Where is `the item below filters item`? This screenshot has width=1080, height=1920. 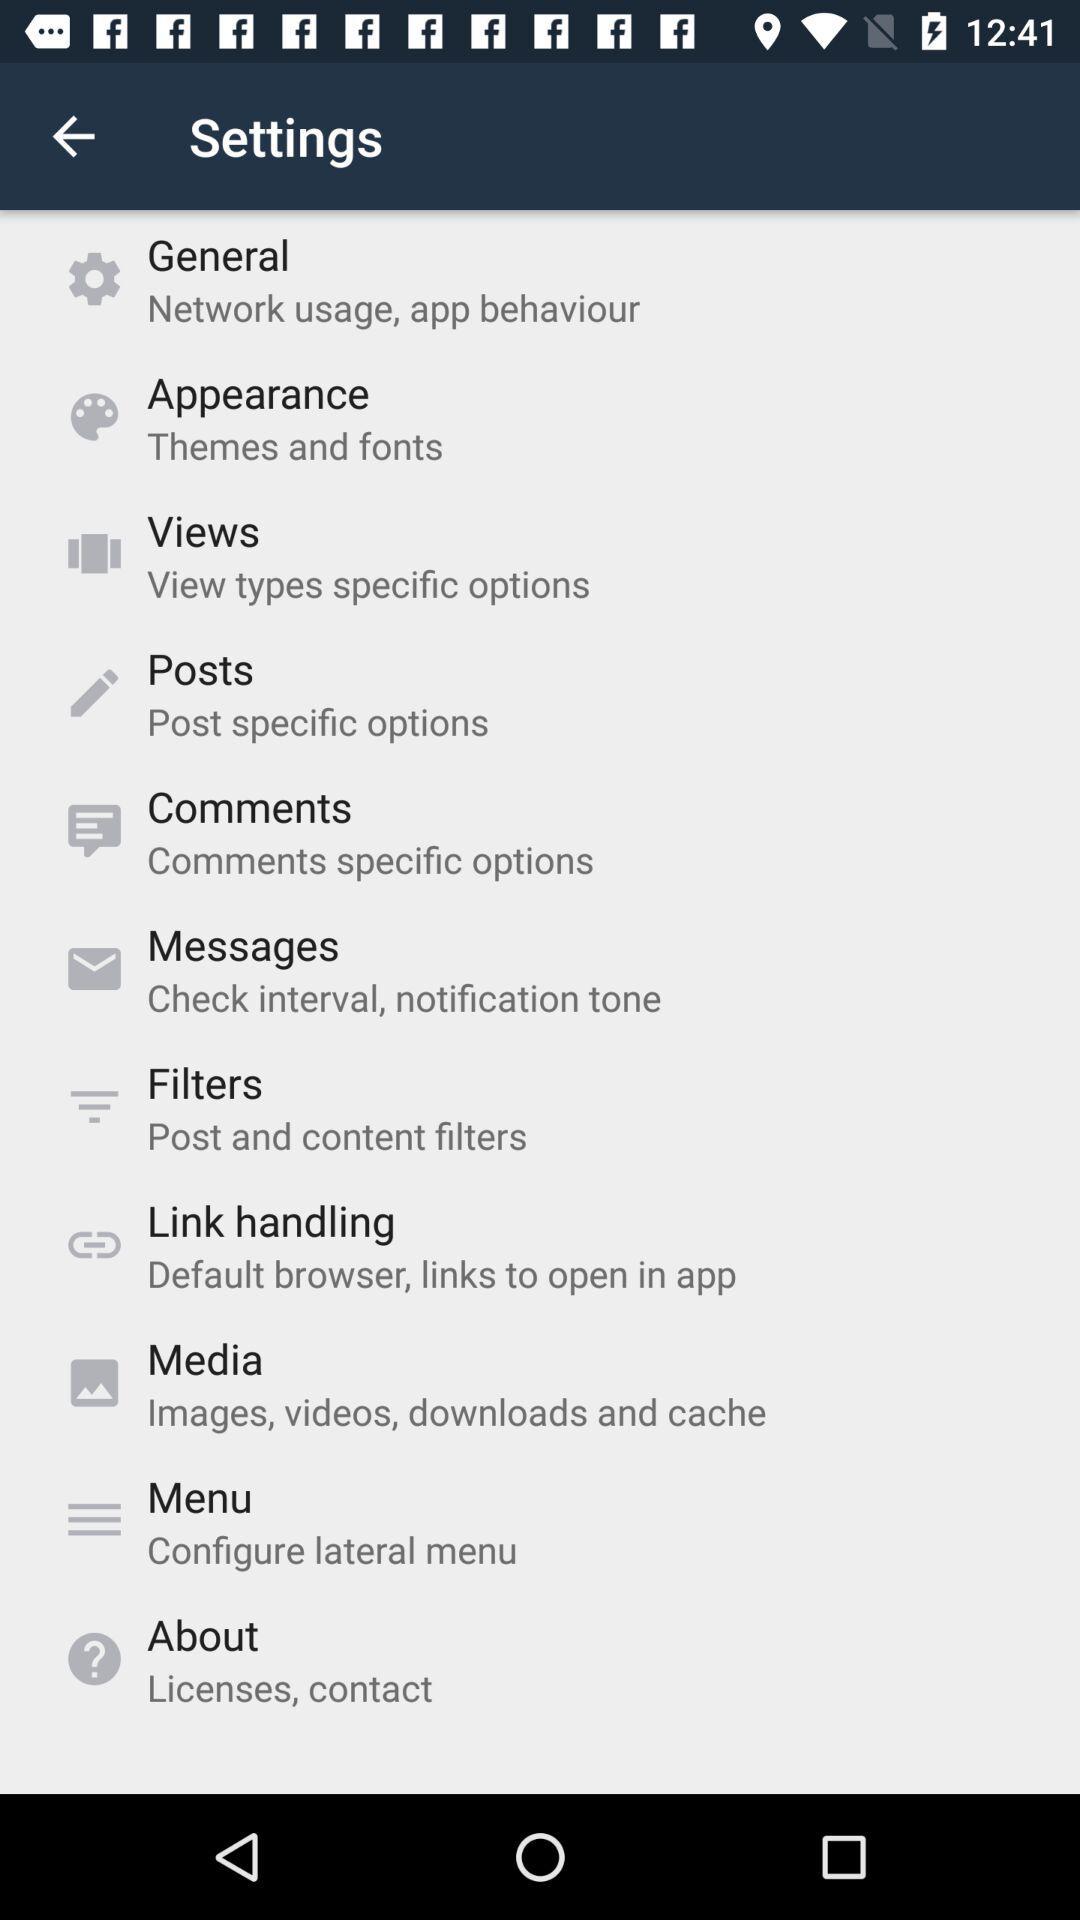
the item below filters item is located at coordinates (336, 1135).